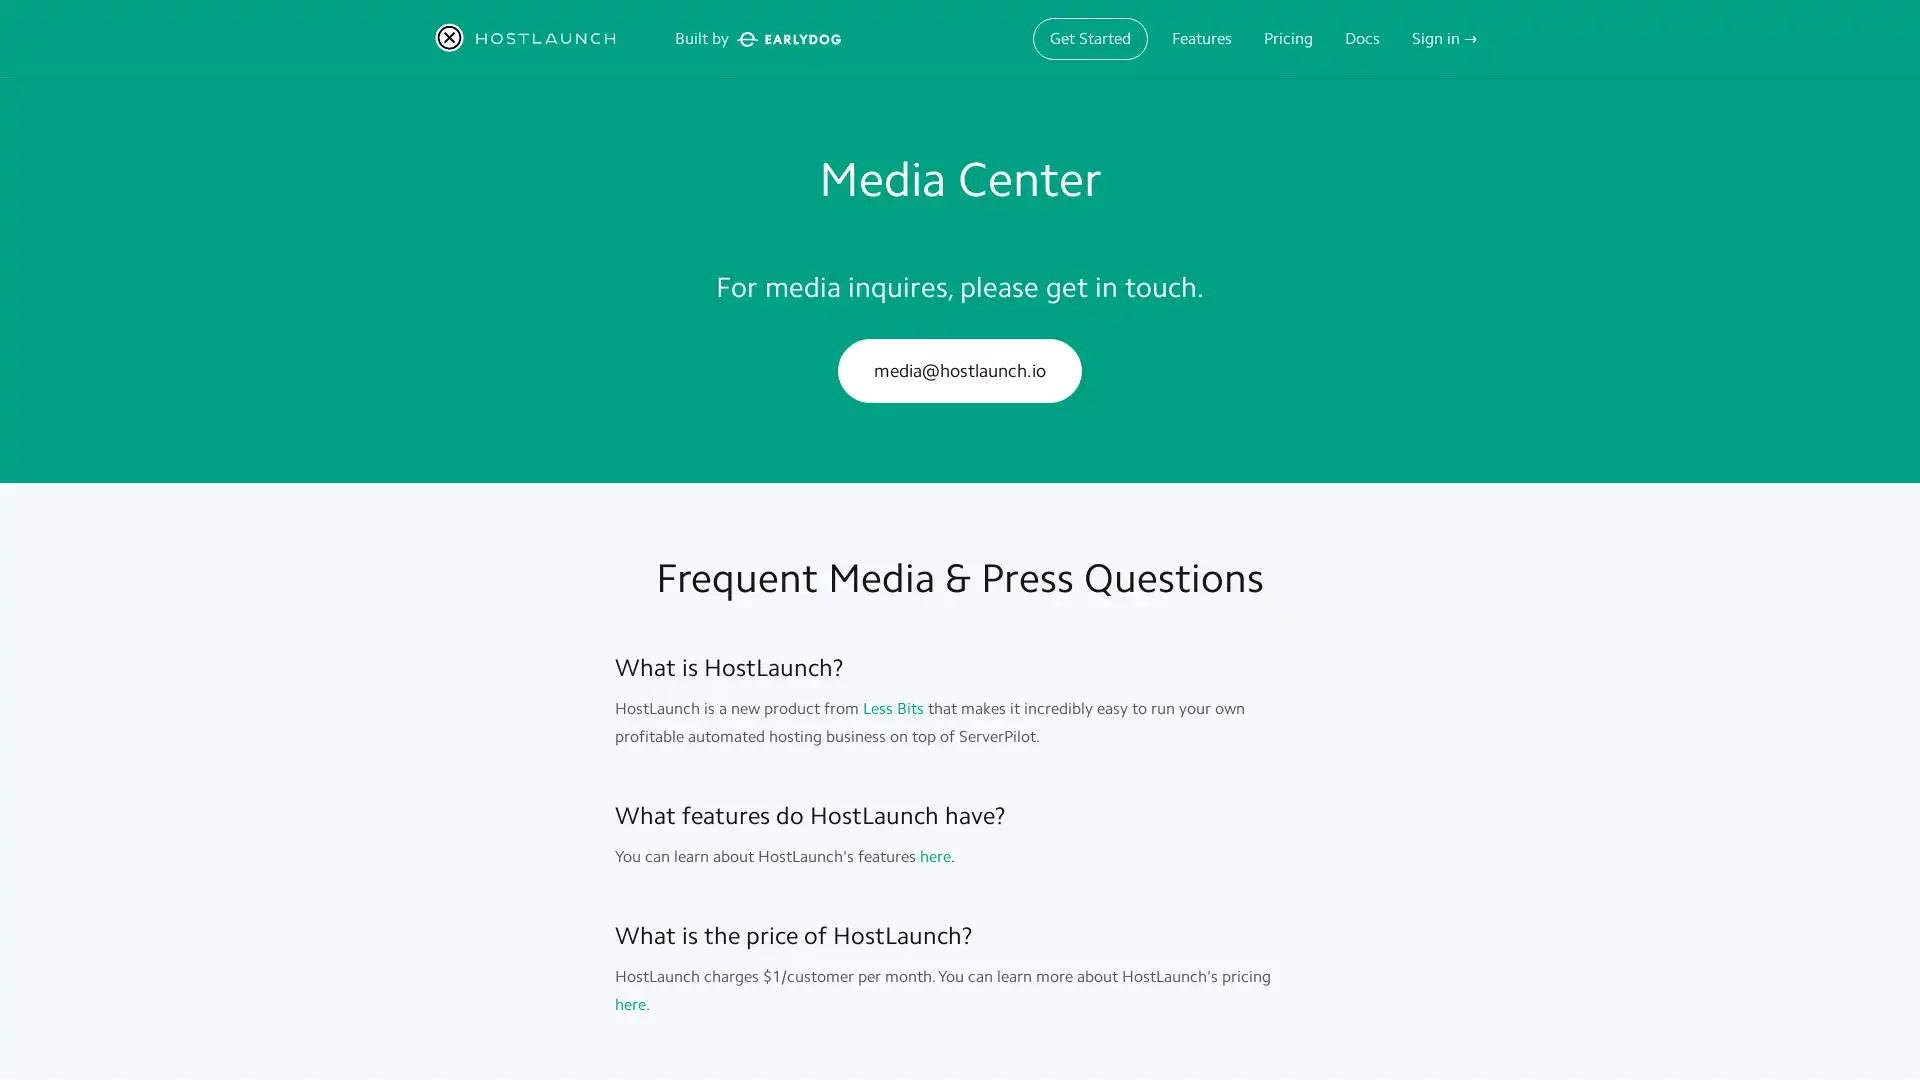  I want to click on Features, so click(1200, 38).